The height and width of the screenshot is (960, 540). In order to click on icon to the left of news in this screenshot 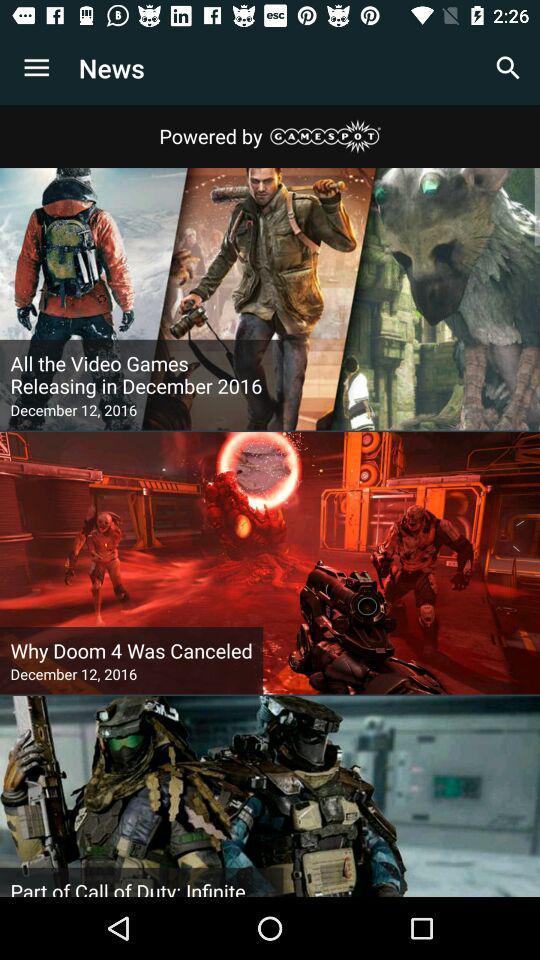, I will do `click(36, 68)`.